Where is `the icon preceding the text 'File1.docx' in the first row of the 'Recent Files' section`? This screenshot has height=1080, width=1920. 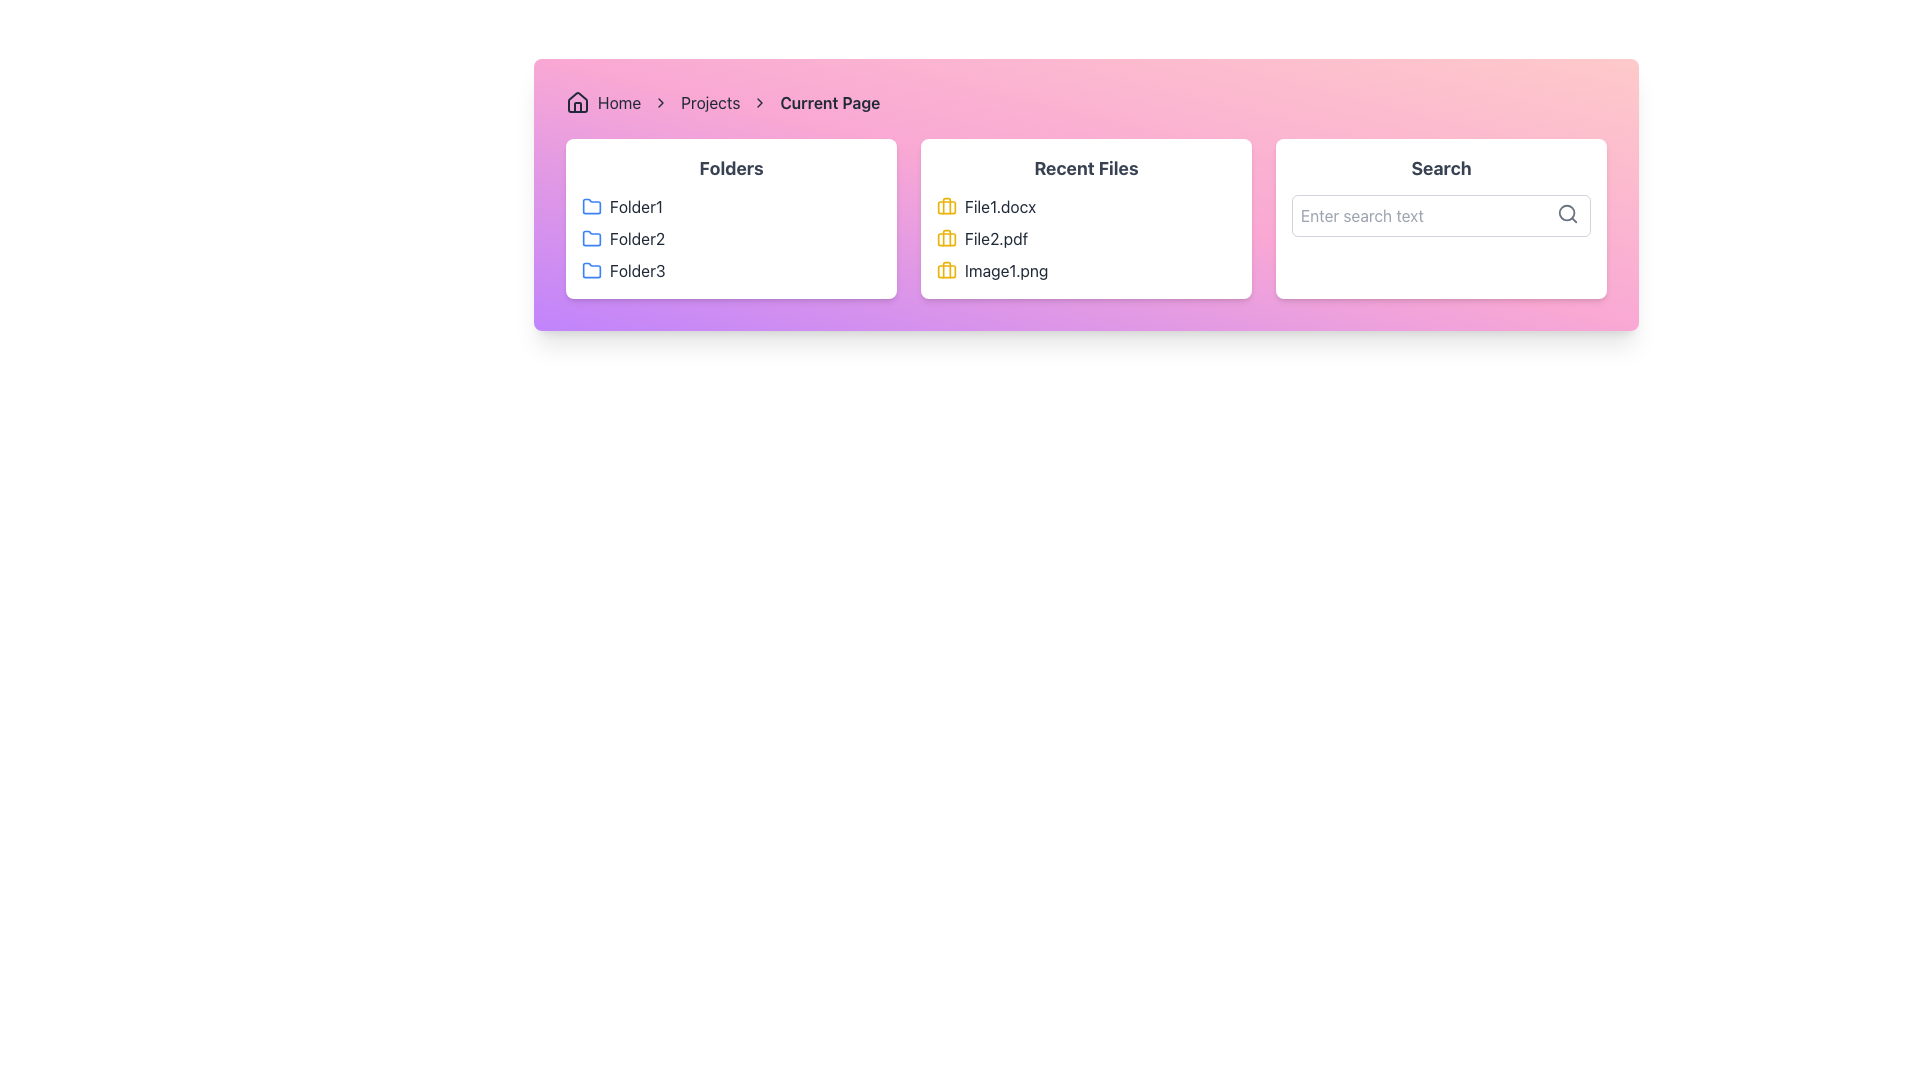 the icon preceding the text 'File1.docx' in the first row of the 'Recent Files' section is located at coordinates (945, 207).